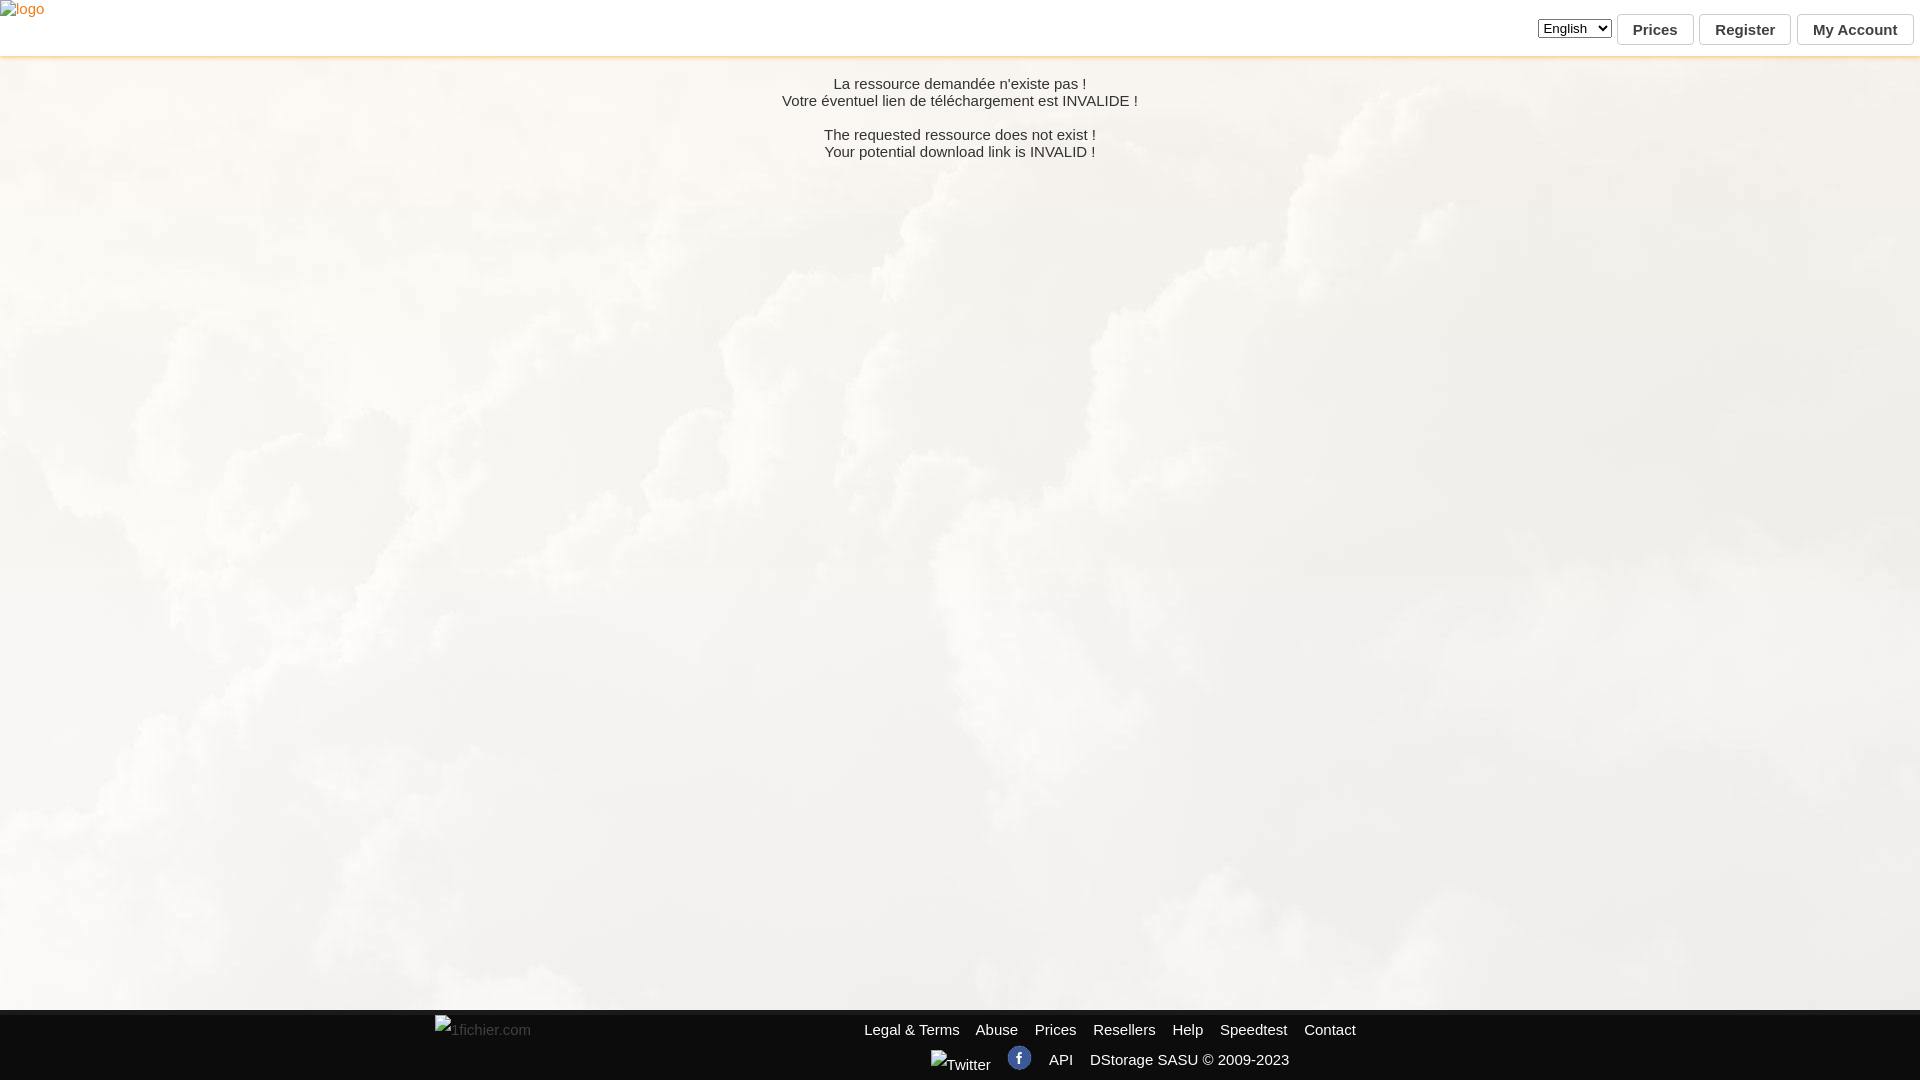 This screenshot has width=1920, height=1080. What do you see at coordinates (864, 1029) in the screenshot?
I see `'Legal & Terms'` at bounding box center [864, 1029].